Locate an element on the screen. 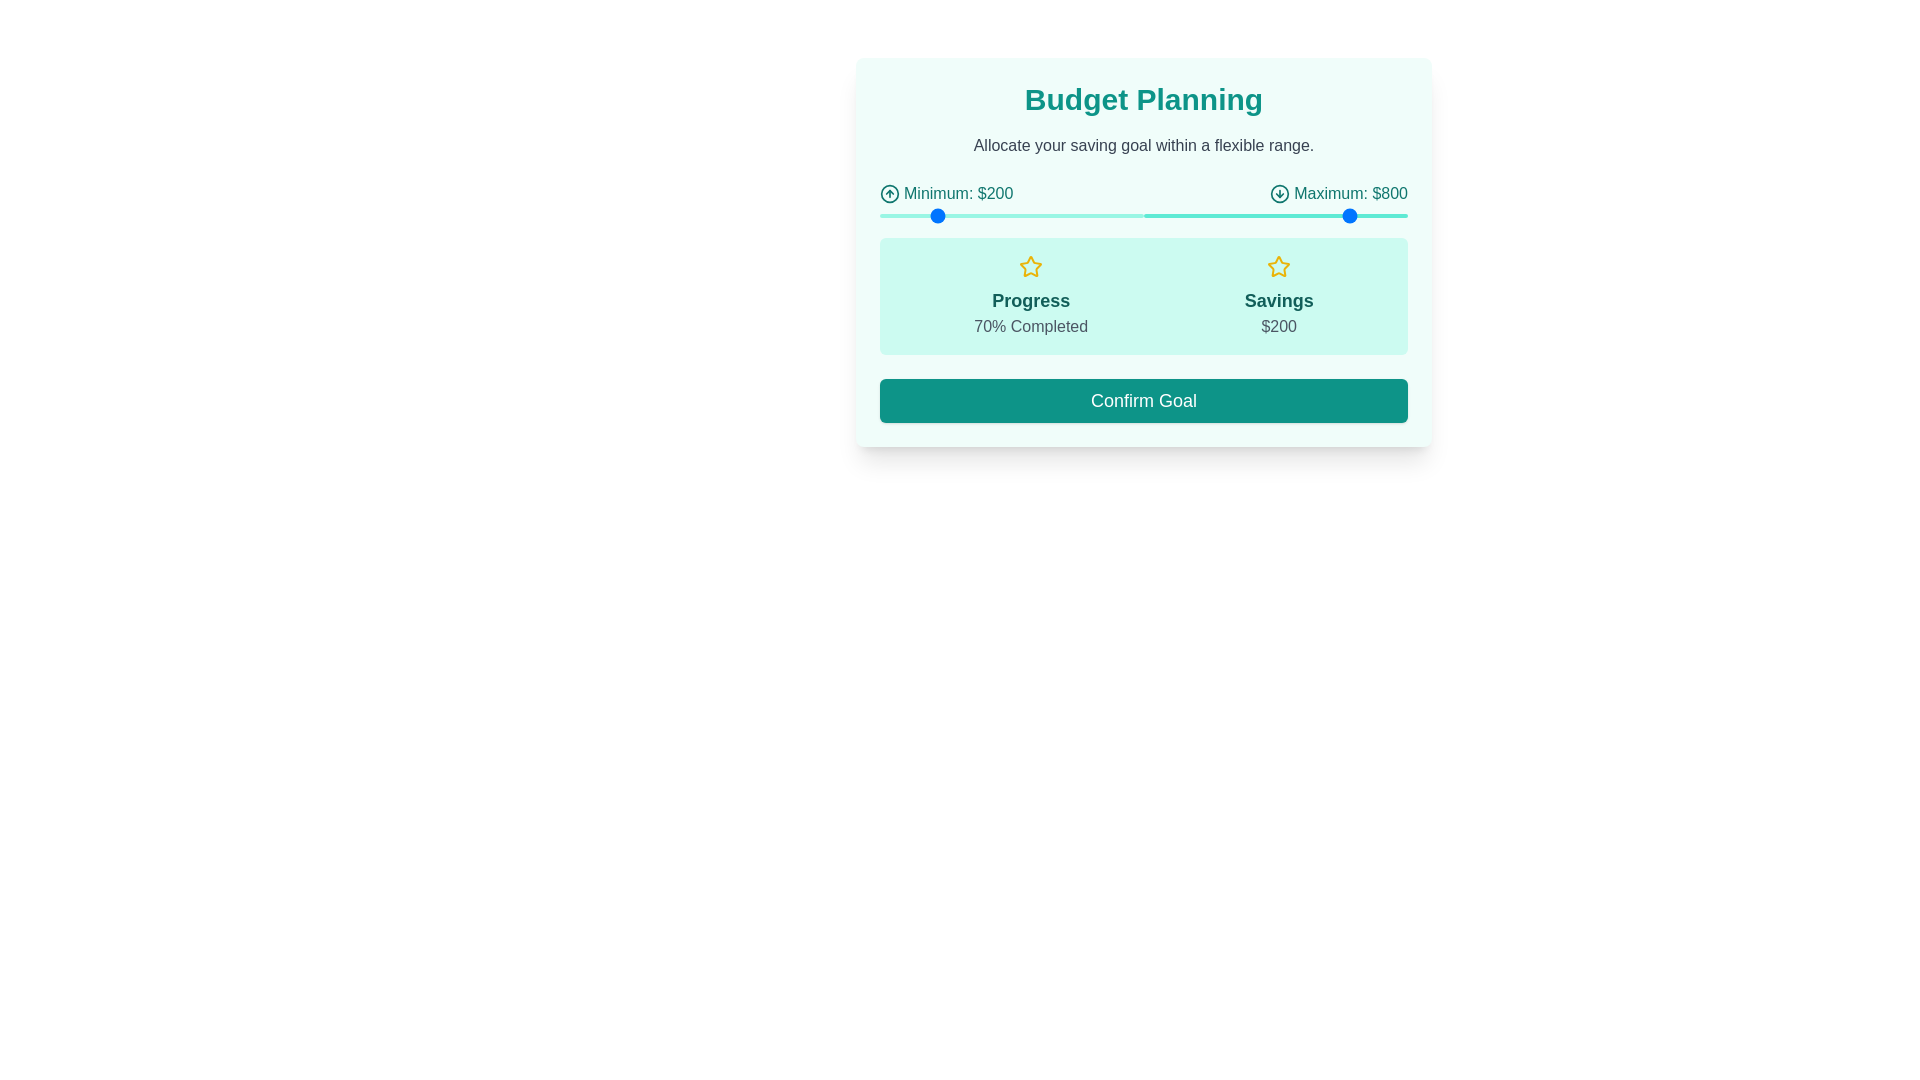  the slider value is located at coordinates (926, 216).